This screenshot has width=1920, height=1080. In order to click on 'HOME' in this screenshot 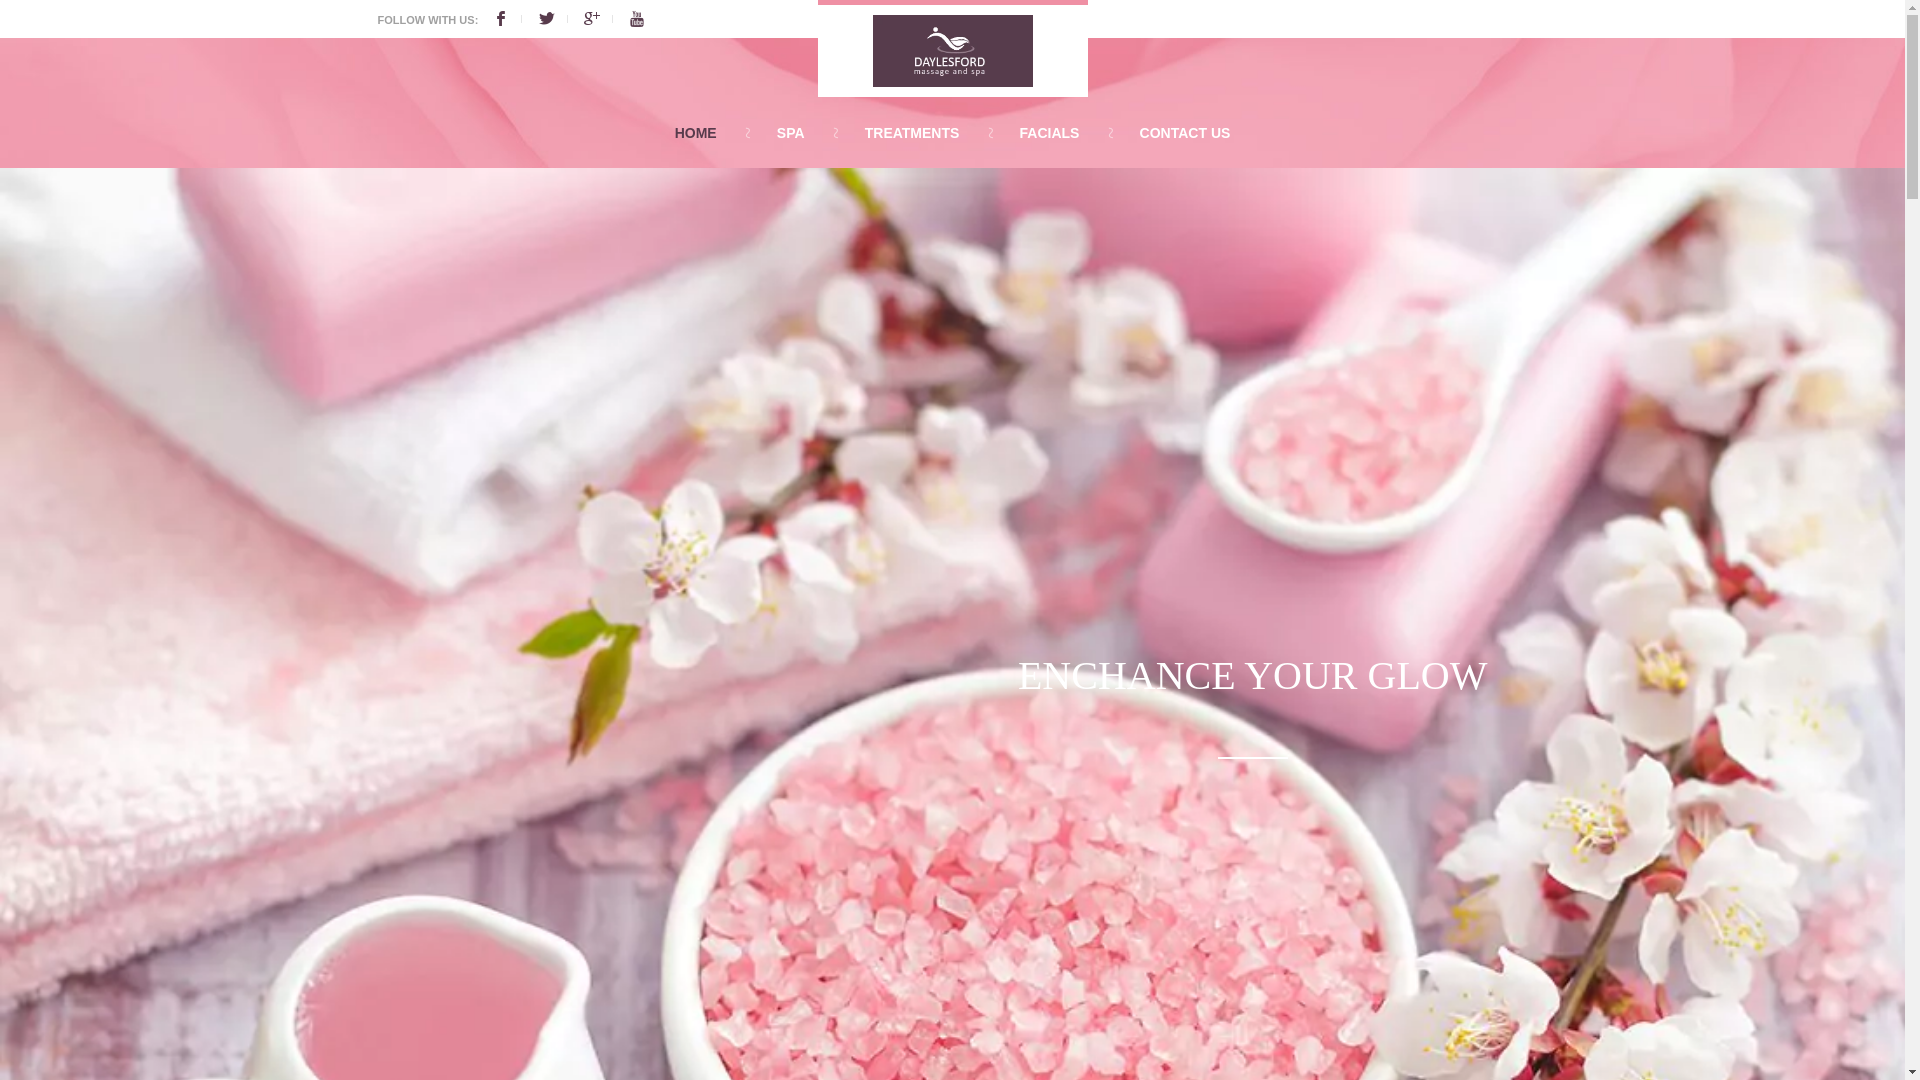, I will do `click(696, 132)`.